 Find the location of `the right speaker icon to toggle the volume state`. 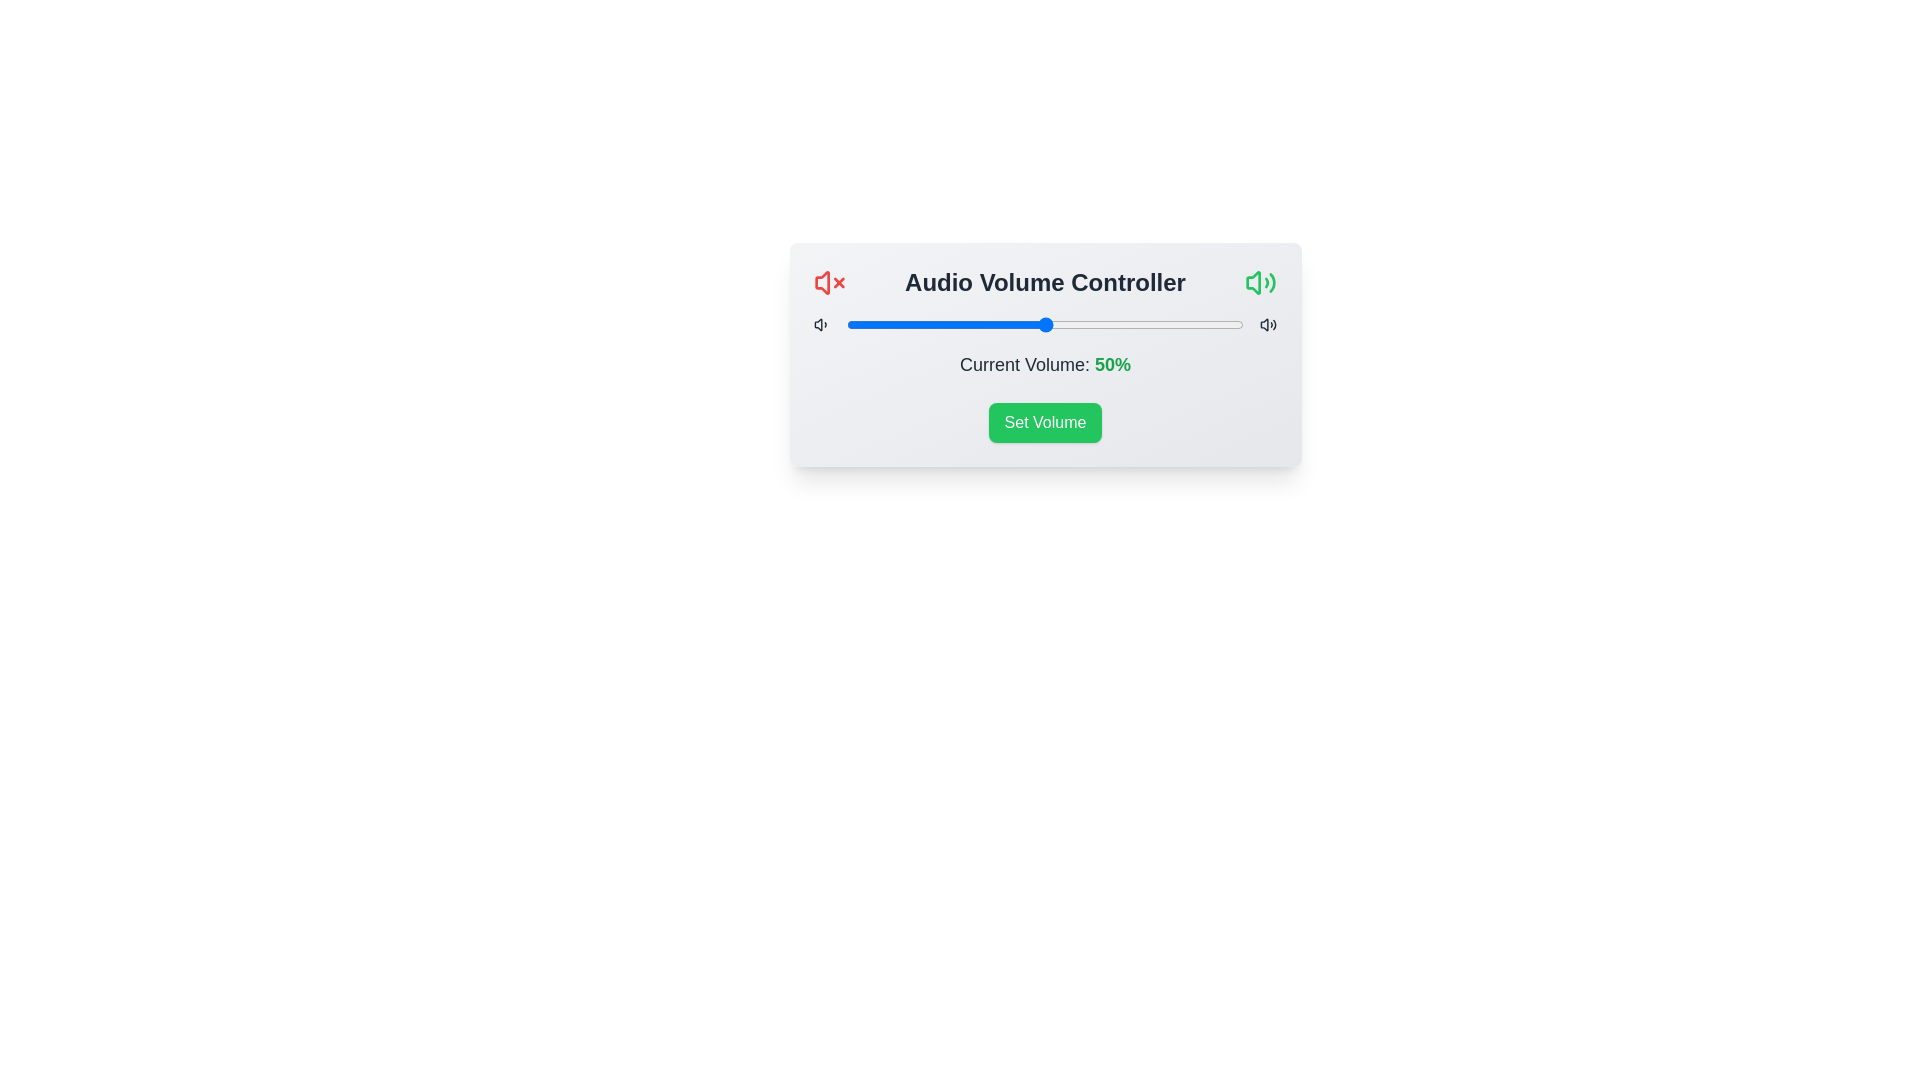

the right speaker icon to toggle the volume state is located at coordinates (1260, 282).